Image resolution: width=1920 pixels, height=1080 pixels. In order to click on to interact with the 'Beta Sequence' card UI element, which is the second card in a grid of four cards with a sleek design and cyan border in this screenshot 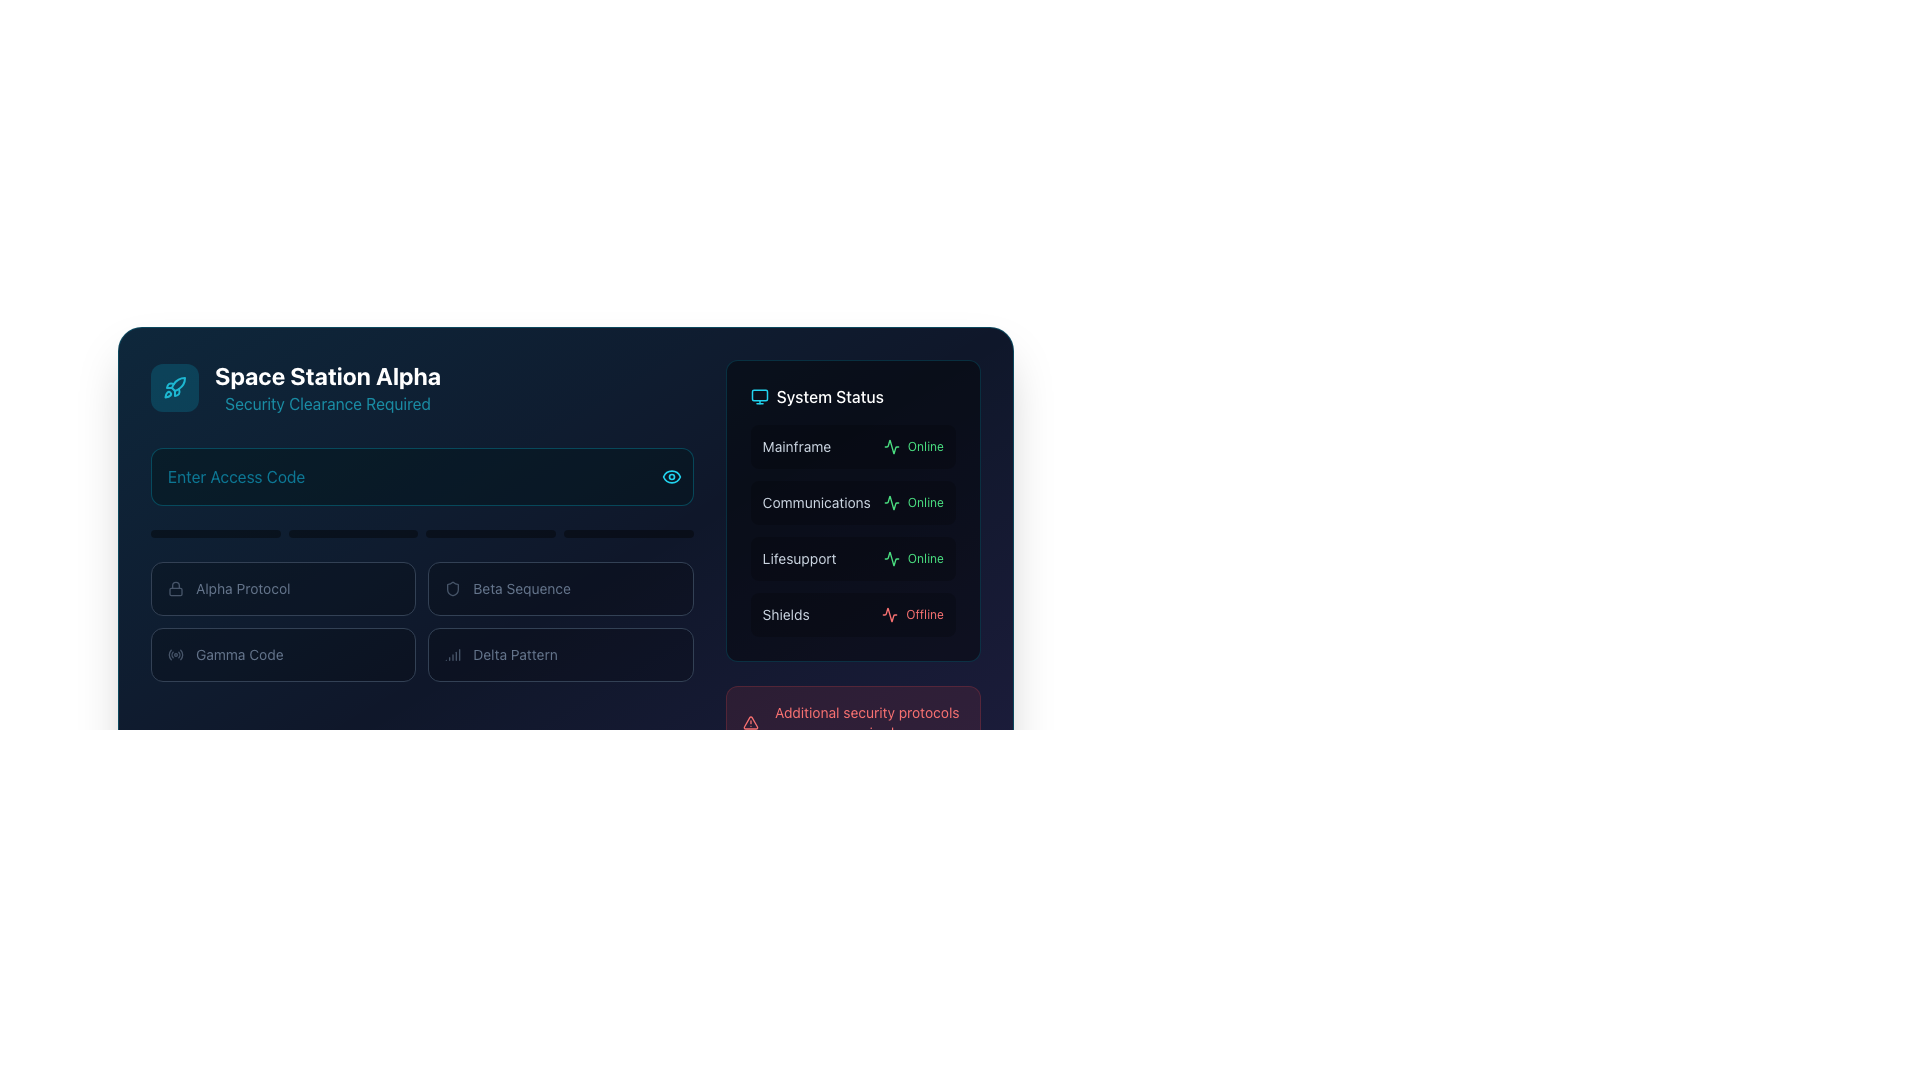, I will do `click(565, 599)`.